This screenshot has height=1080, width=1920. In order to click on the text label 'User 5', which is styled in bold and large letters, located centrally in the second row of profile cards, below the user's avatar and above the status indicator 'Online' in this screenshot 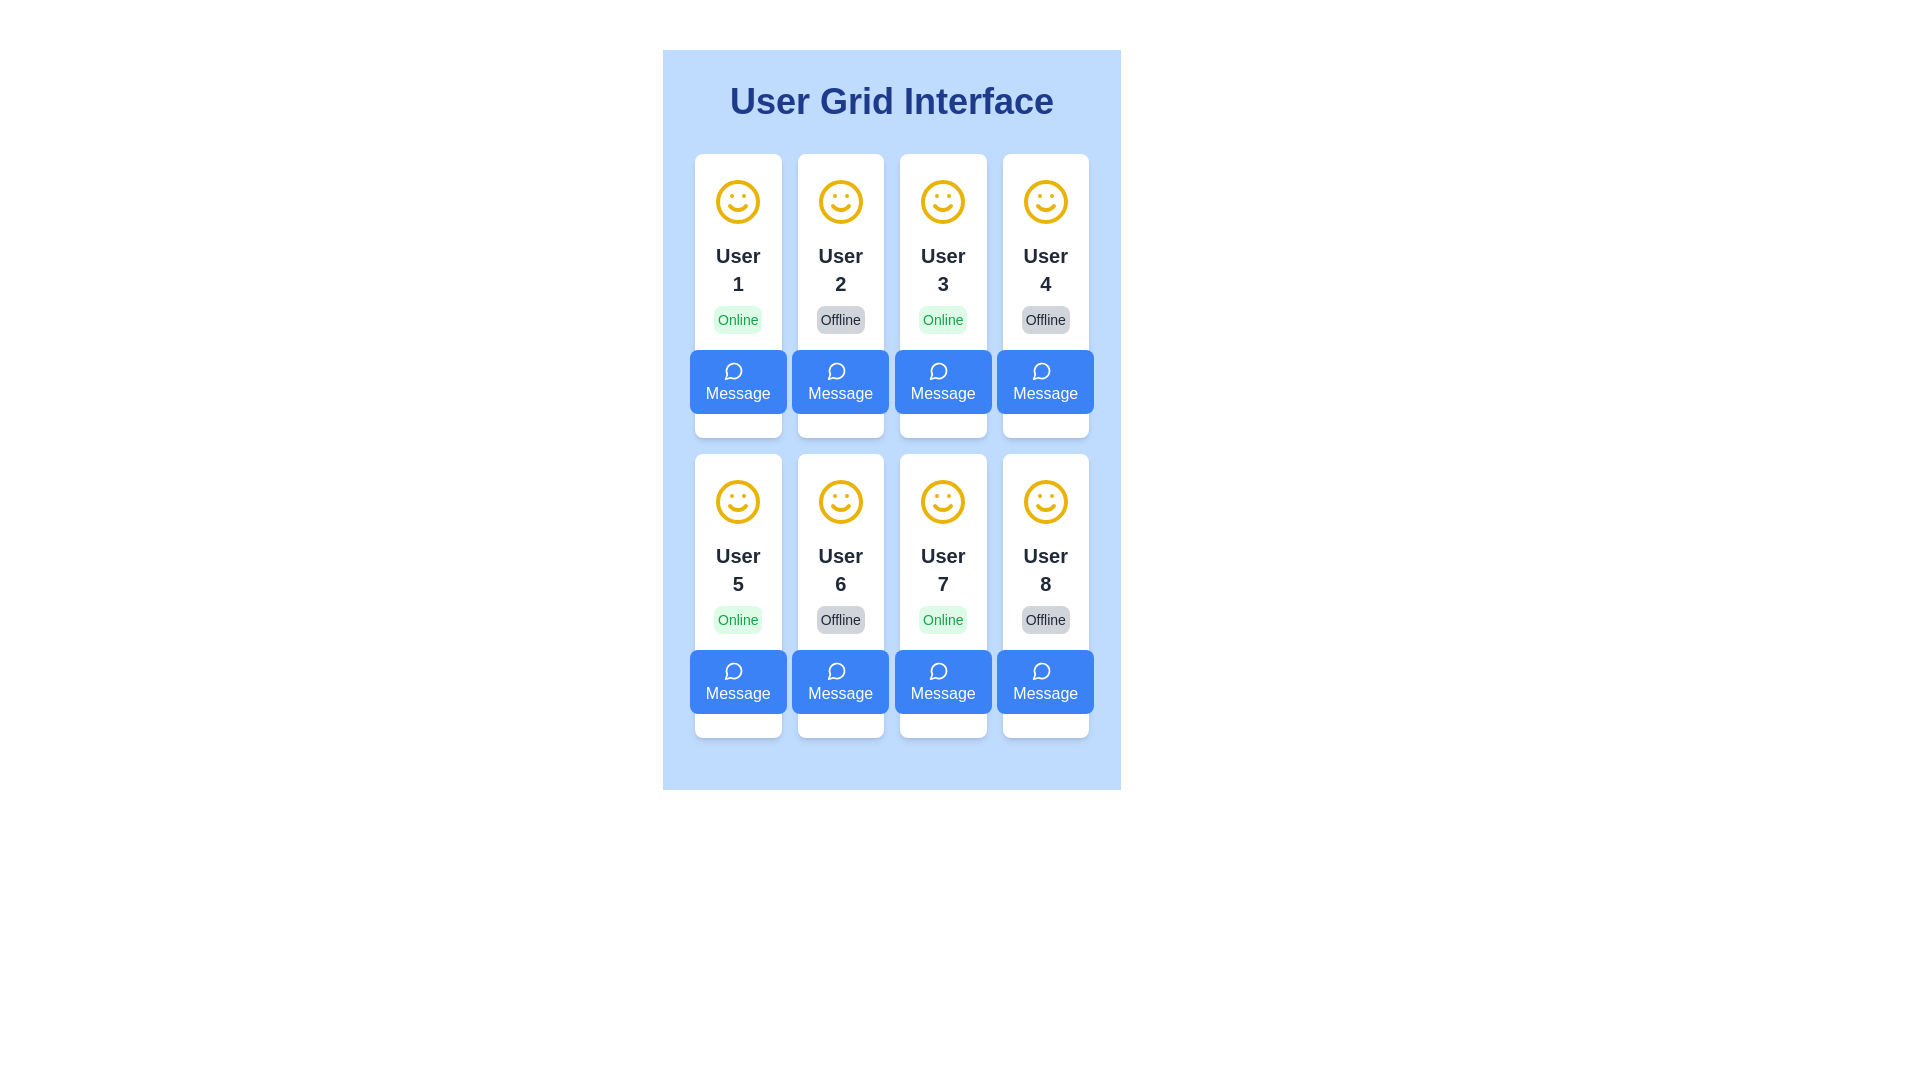, I will do `click(737, 570)`.